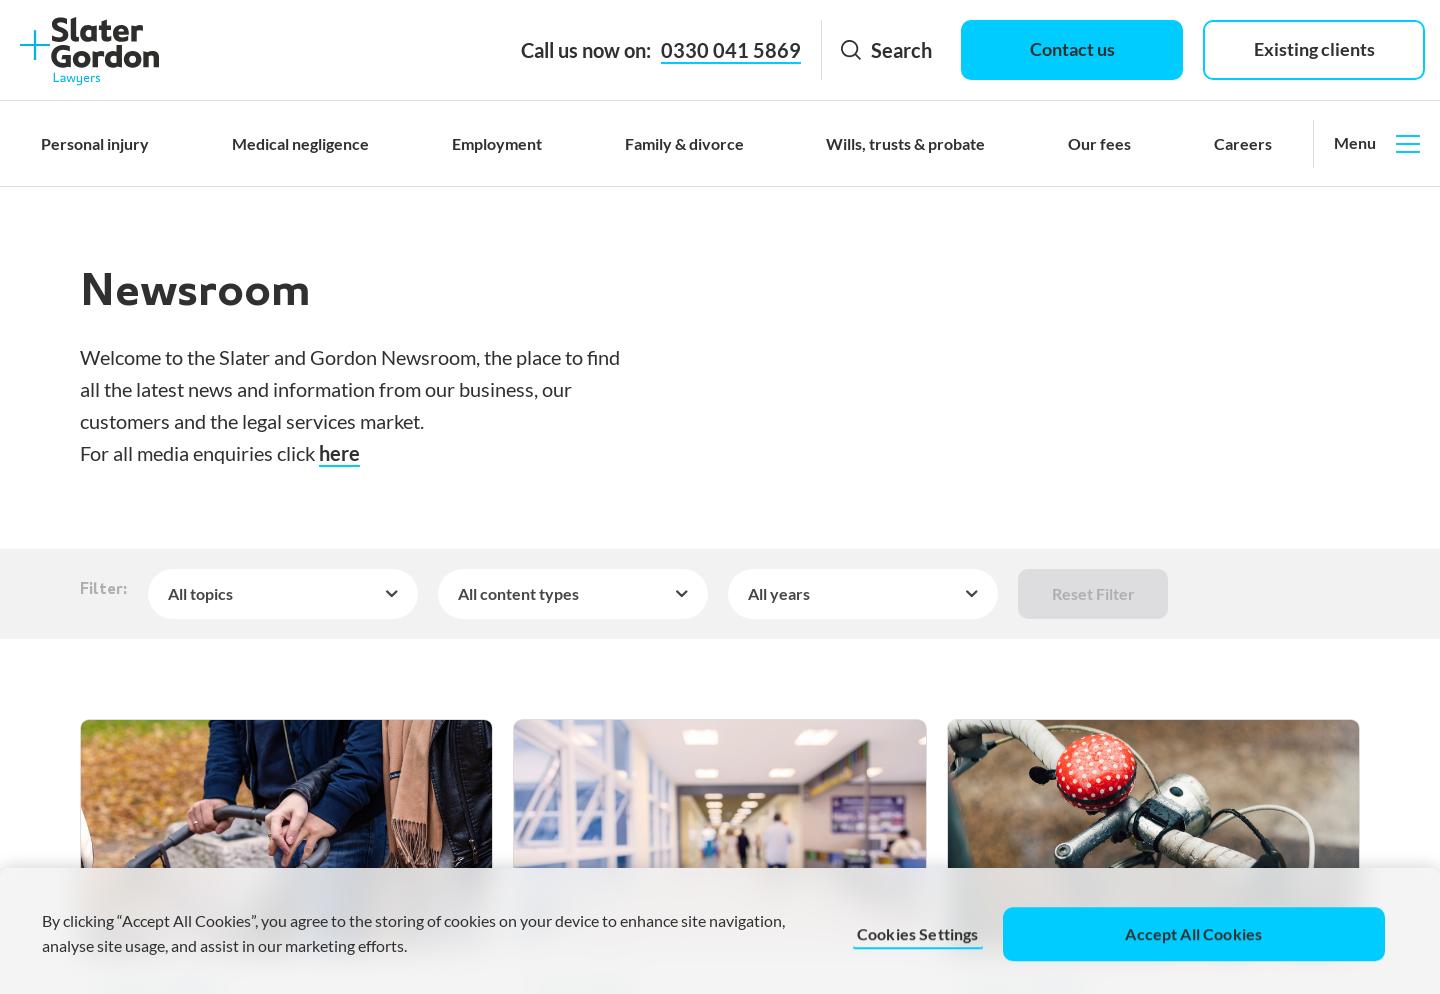 This screenshot has width=1440, height=994. I want to click on 'Welcome to the Slater and Gordon Newsroom, the place to find all the latest news and information from our business, our customers and the legal services market.', so click(350, 388).